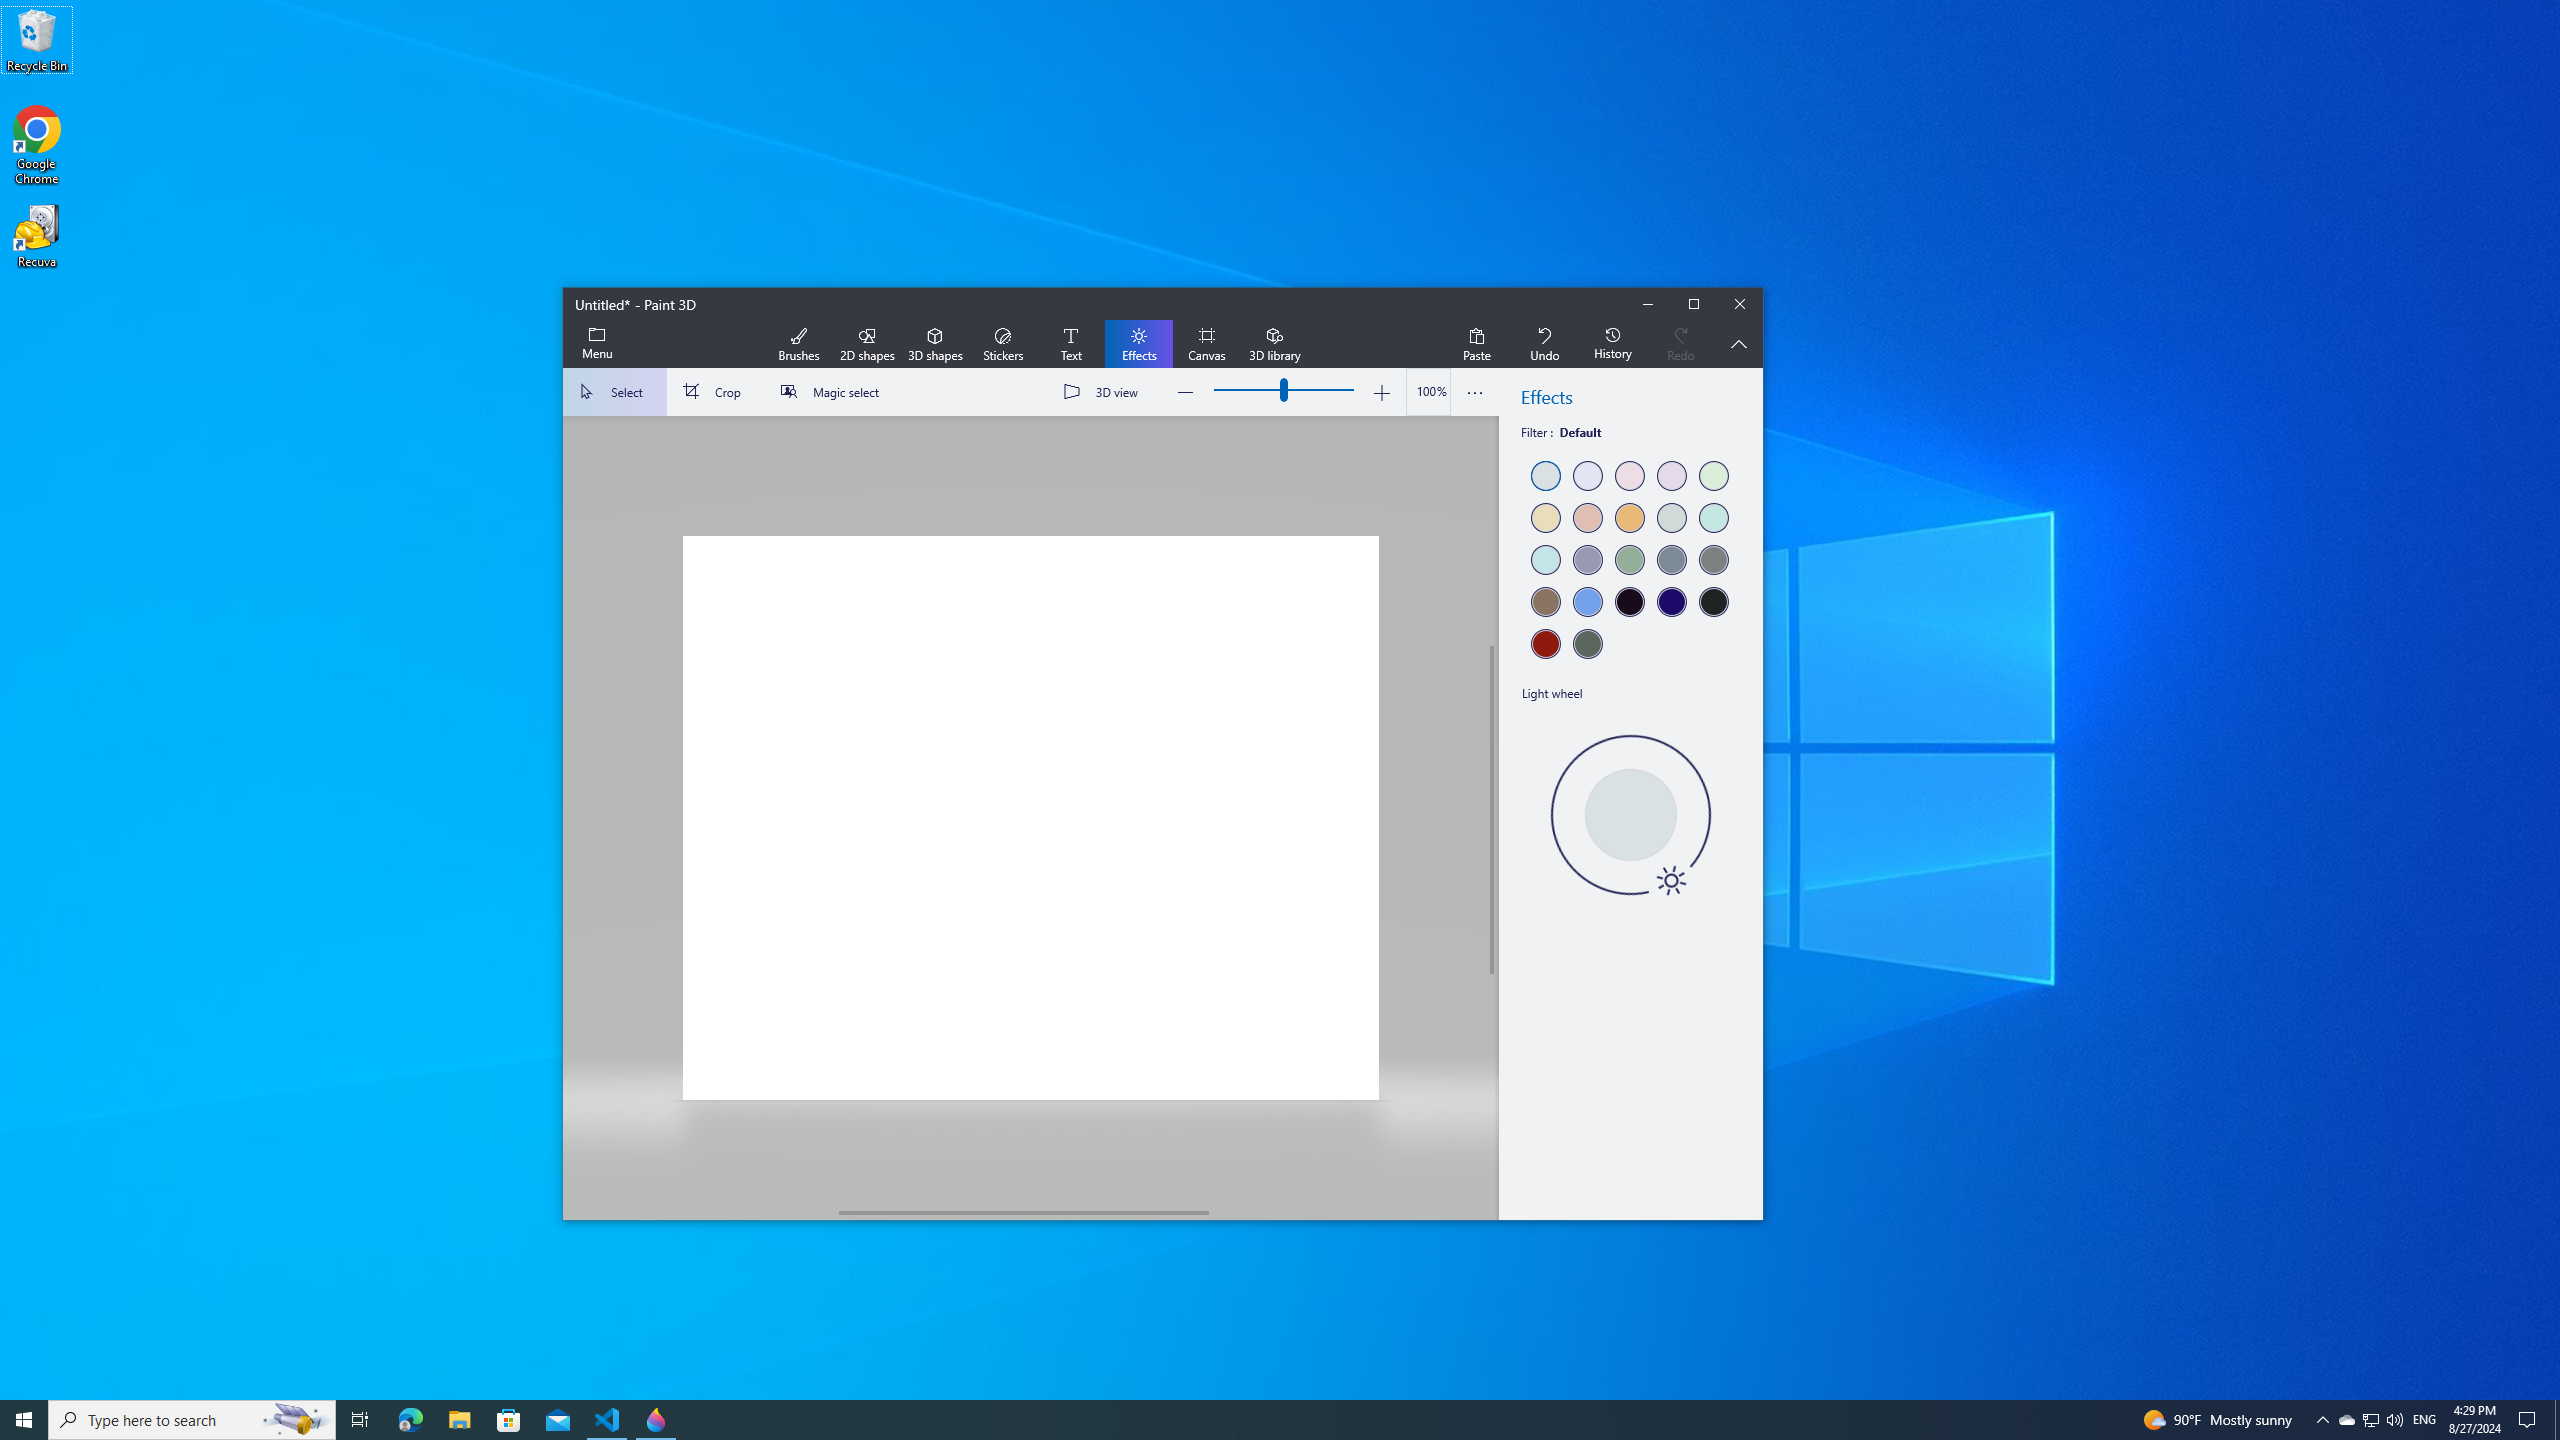 The image size is (2560, 1440). Describe the element at coordinates (509, 1418) in the screenshot. I see `'Microsoft Store'` at that location.